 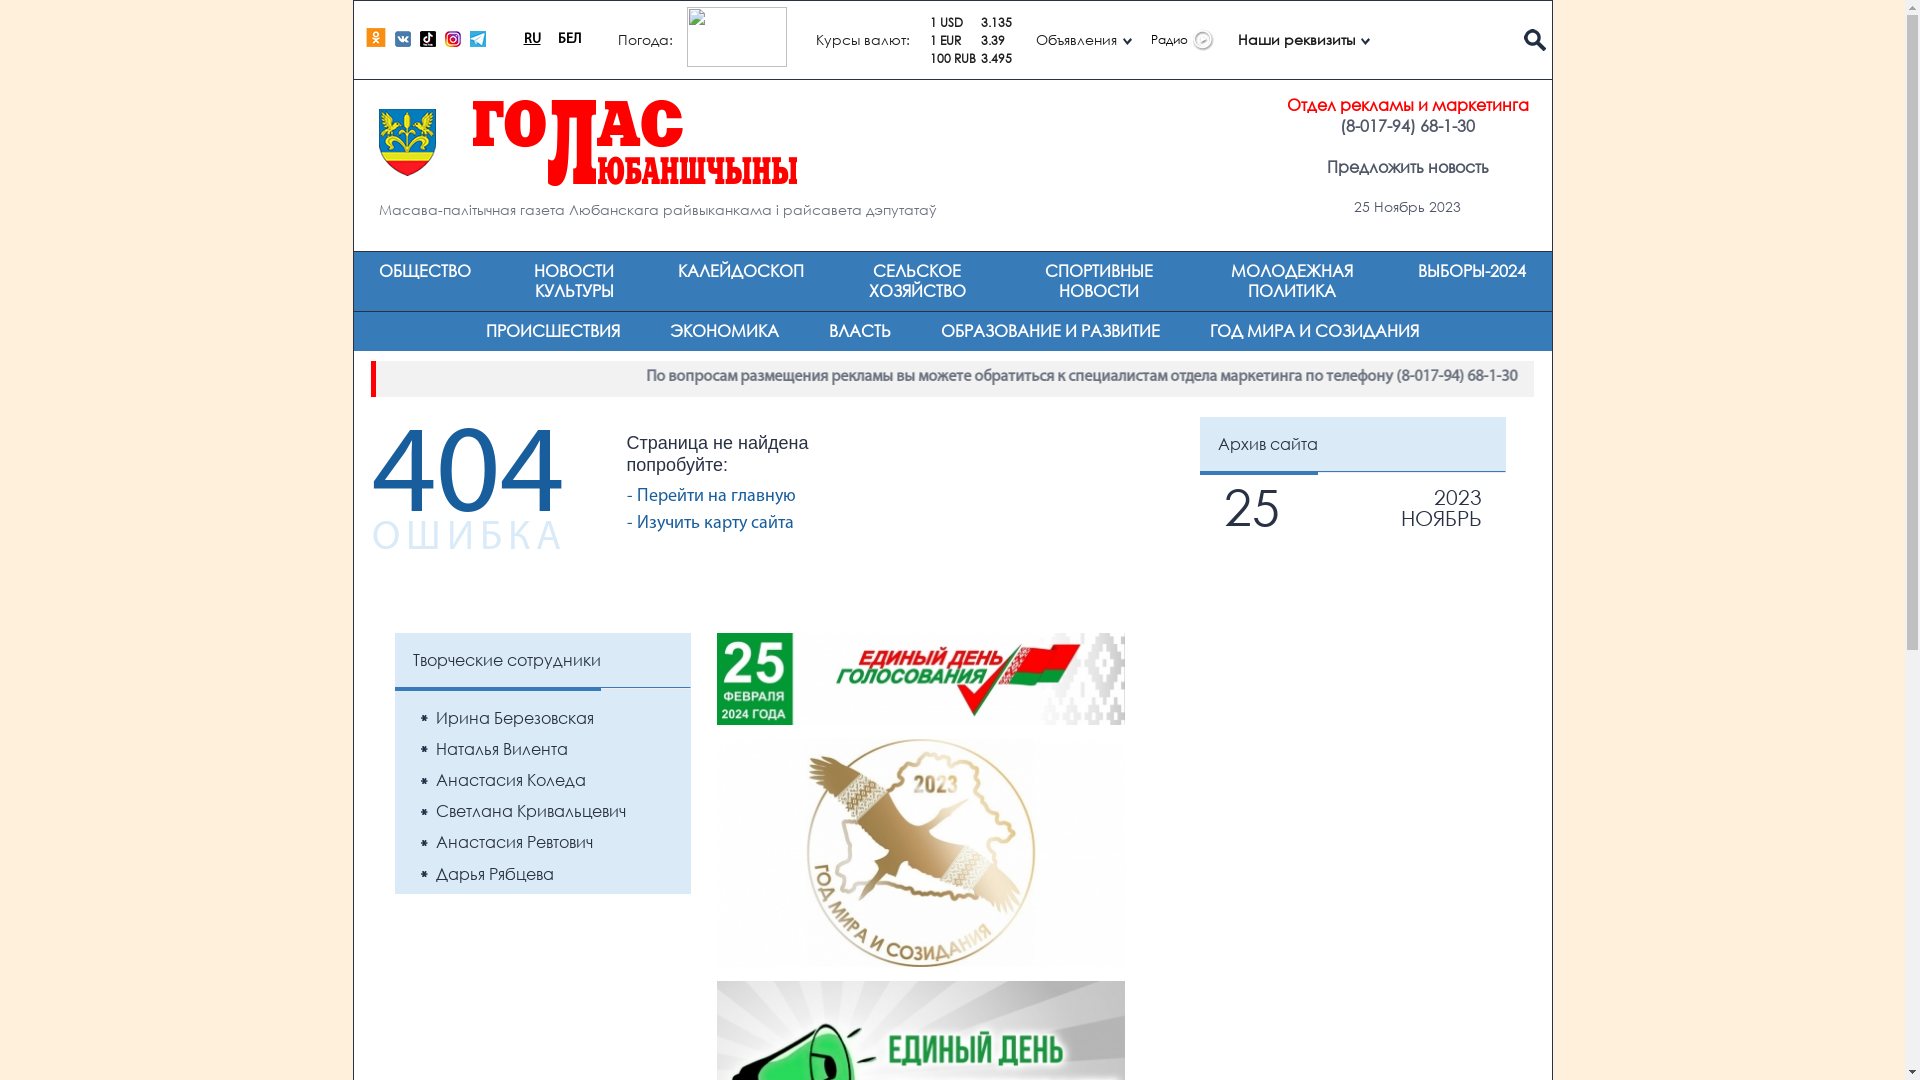 I want to click on 'vk.com', so click(x=393, y=38).